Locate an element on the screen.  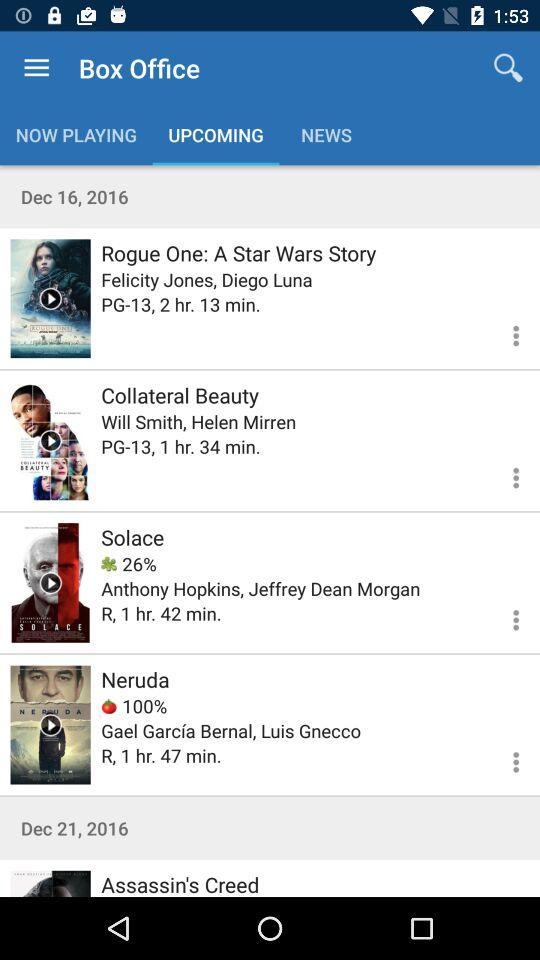
the icon next to box office item is located at coordinates (36, 68).